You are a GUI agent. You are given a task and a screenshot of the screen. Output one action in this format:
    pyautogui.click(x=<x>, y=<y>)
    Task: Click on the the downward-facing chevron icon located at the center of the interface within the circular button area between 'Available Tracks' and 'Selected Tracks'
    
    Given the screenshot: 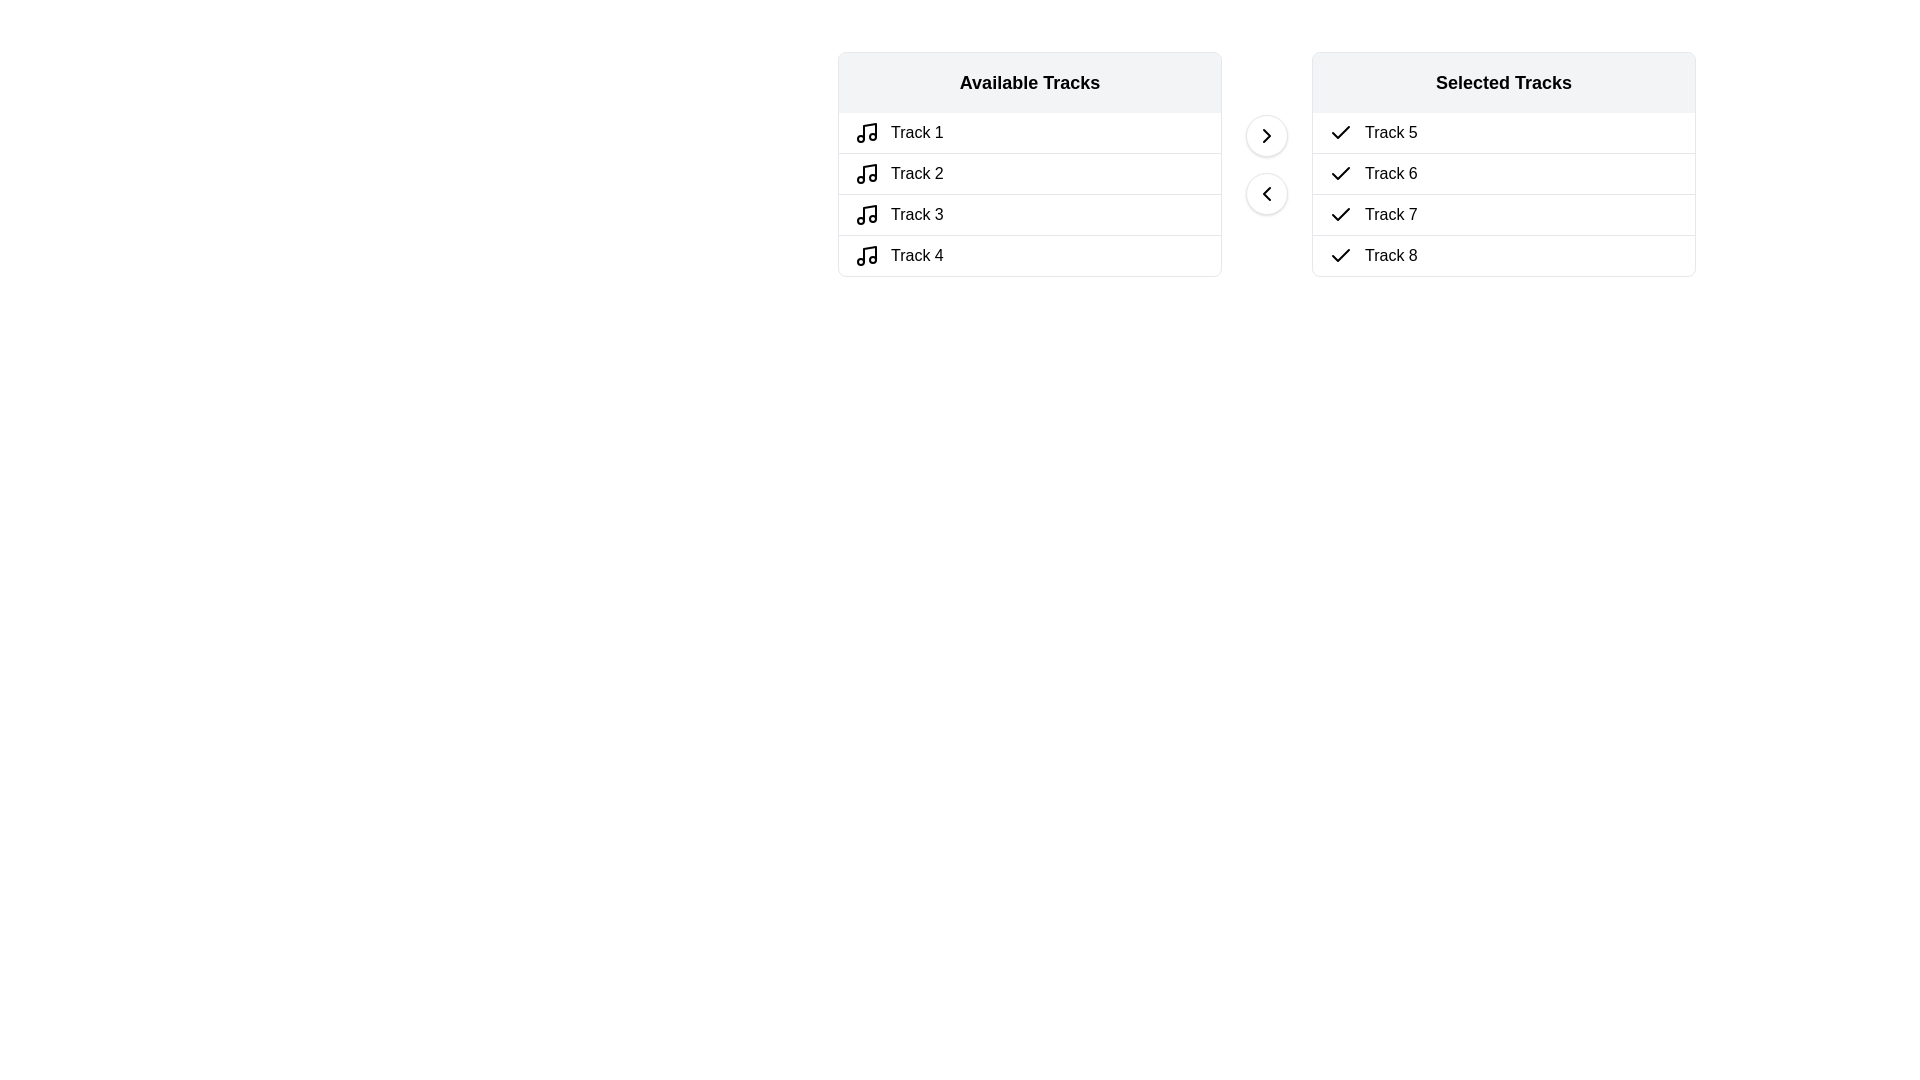 What is the action you would take?
    pyautogui.click(x=1266, y=193)
    